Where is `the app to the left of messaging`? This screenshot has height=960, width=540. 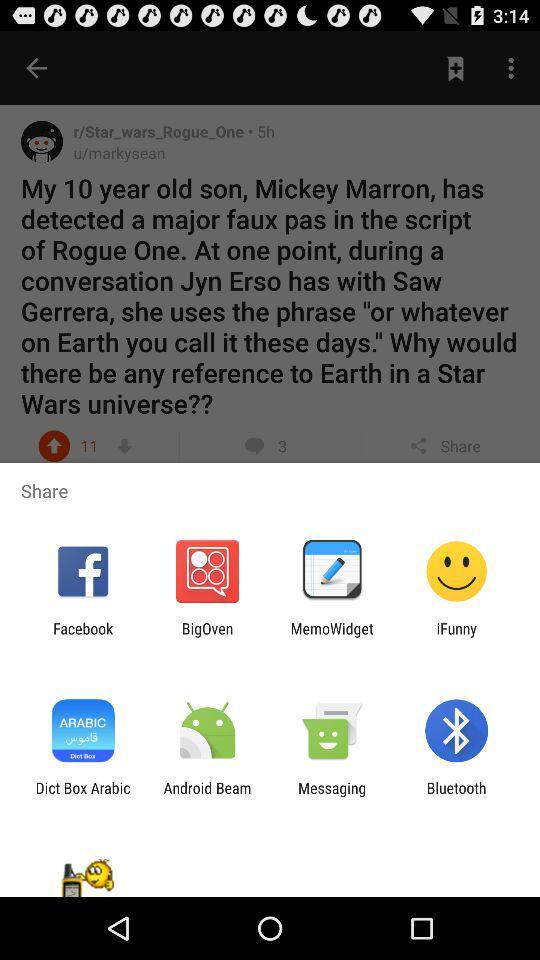
the app to the left of messaging is located at coordinates (206, 796).